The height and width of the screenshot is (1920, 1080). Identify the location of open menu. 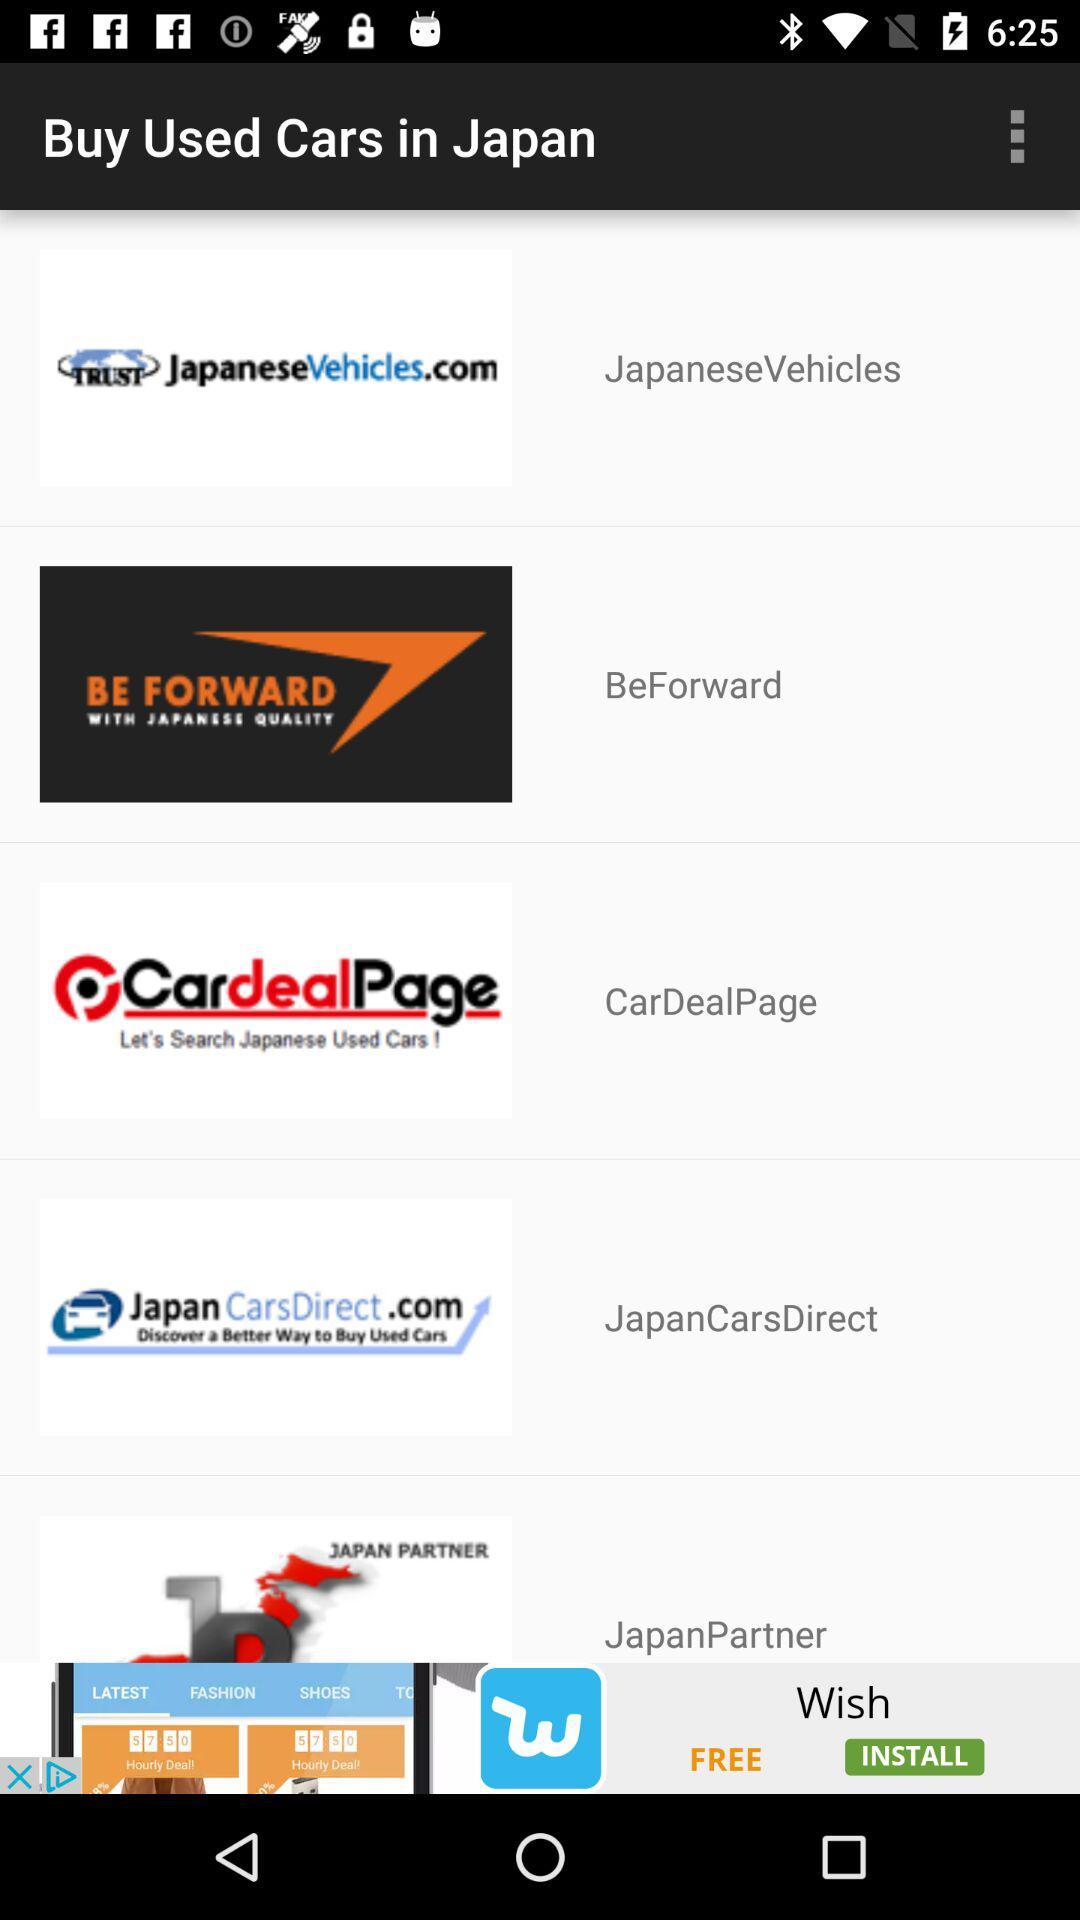
(1017, 135).